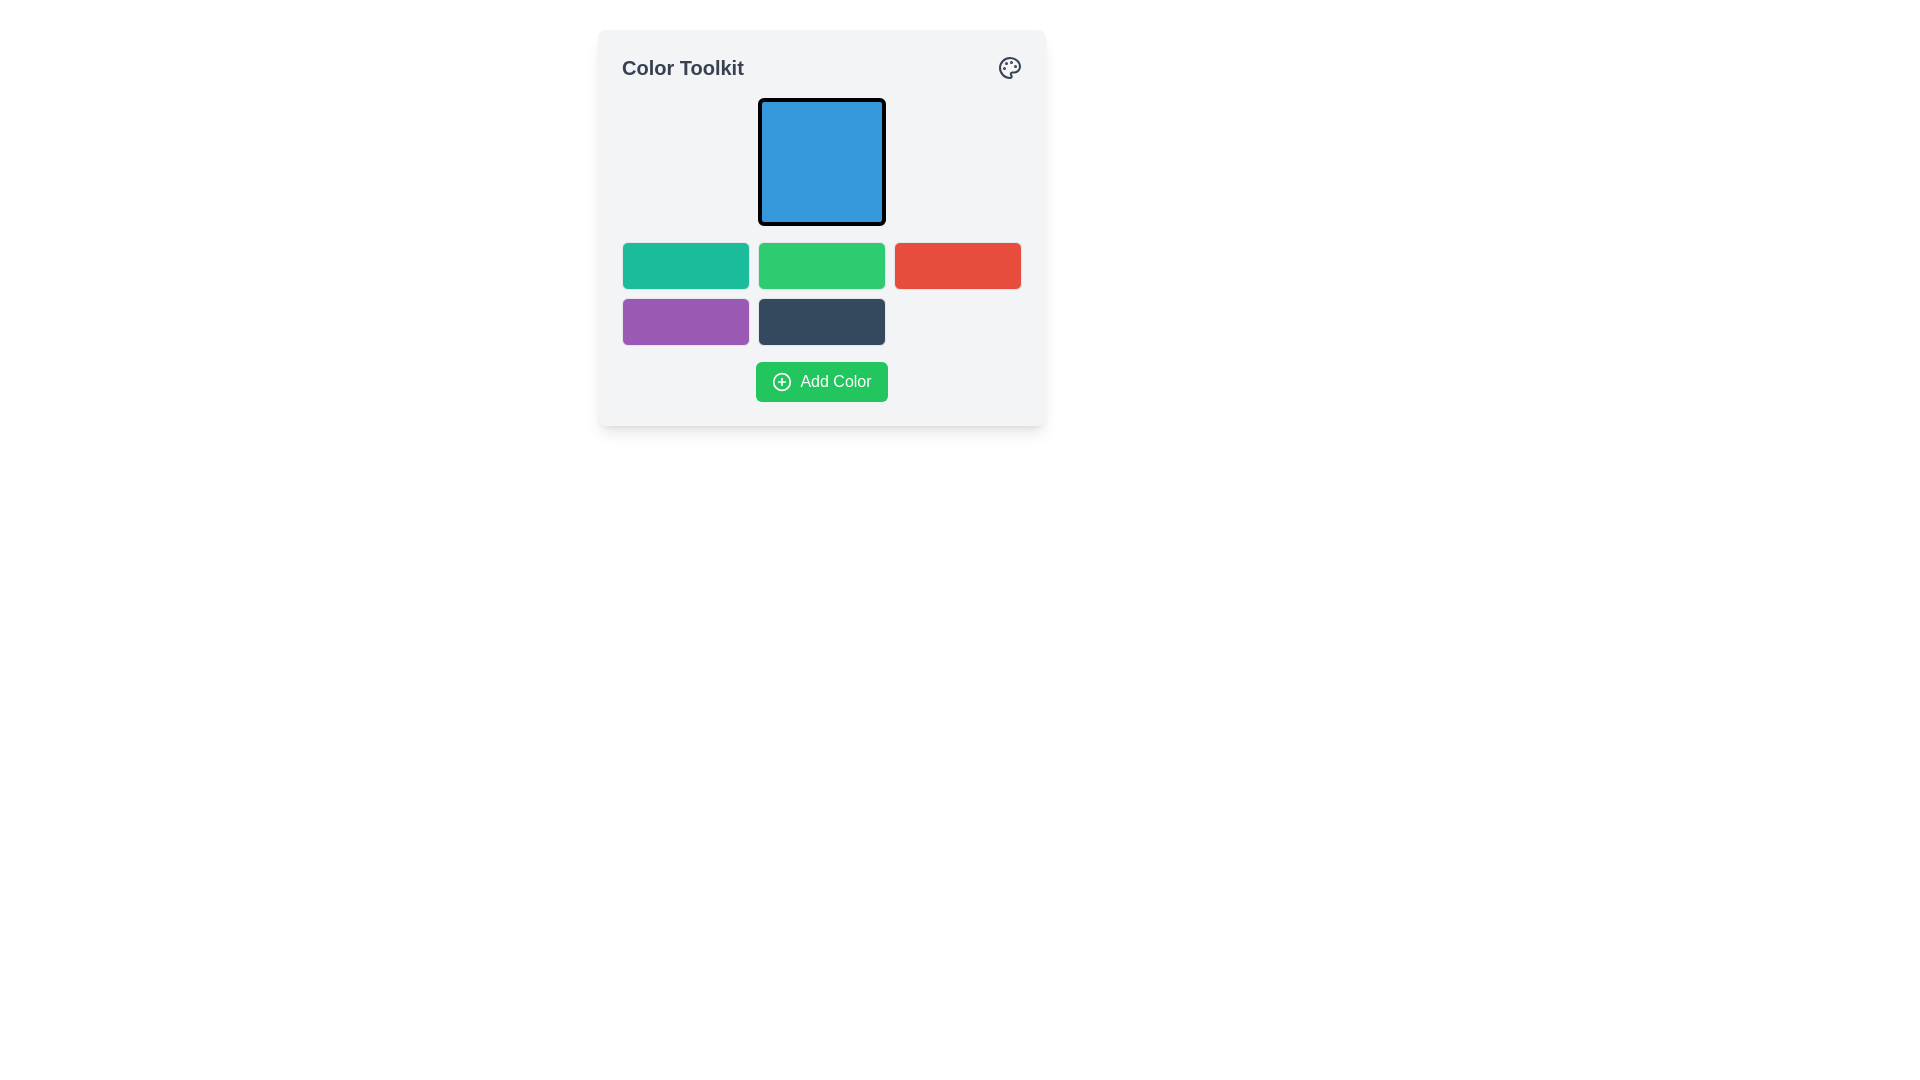 The width and height of the screenshot is (1920, 1080). I want to click on a specific colored block within the Color Toolkit grid, so click(821, 293).